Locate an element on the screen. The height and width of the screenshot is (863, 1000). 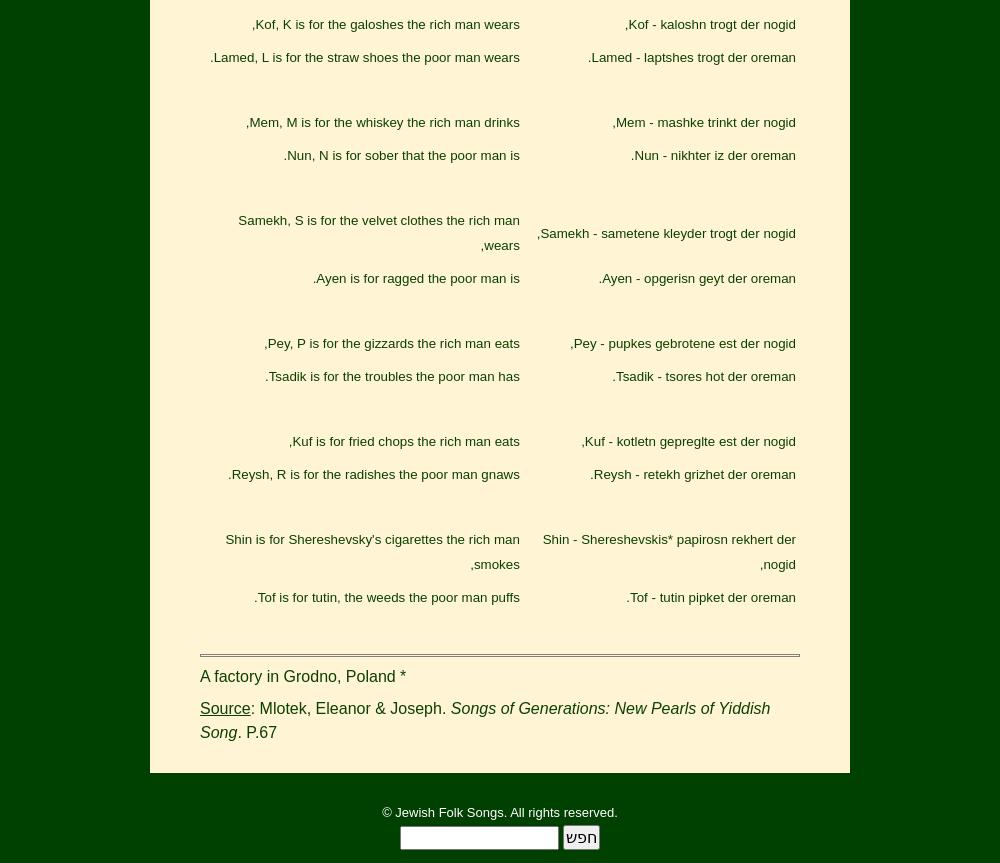
'Nun, N is for sober that the poor man is.' is located at coordinates (401, 154).